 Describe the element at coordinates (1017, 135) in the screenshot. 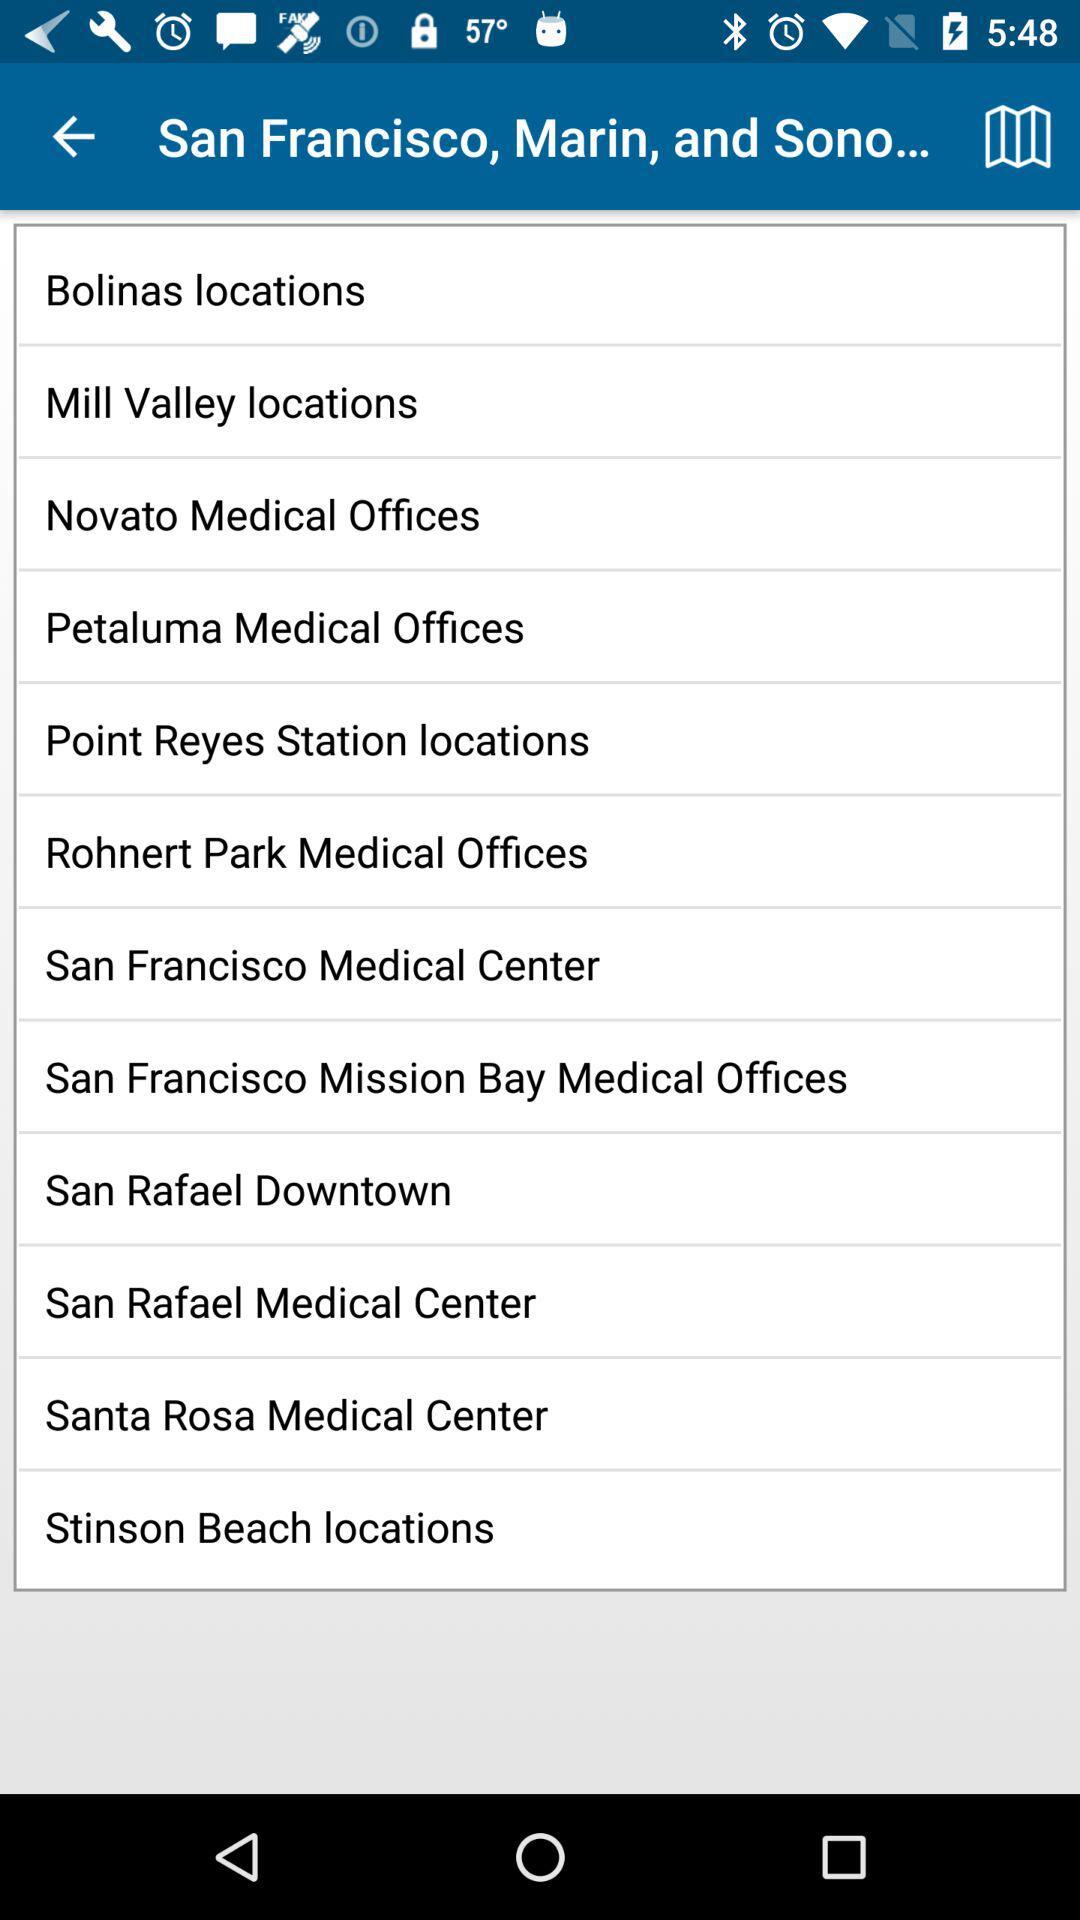

I see `the app to the right of the san francisco marin app` at that location.